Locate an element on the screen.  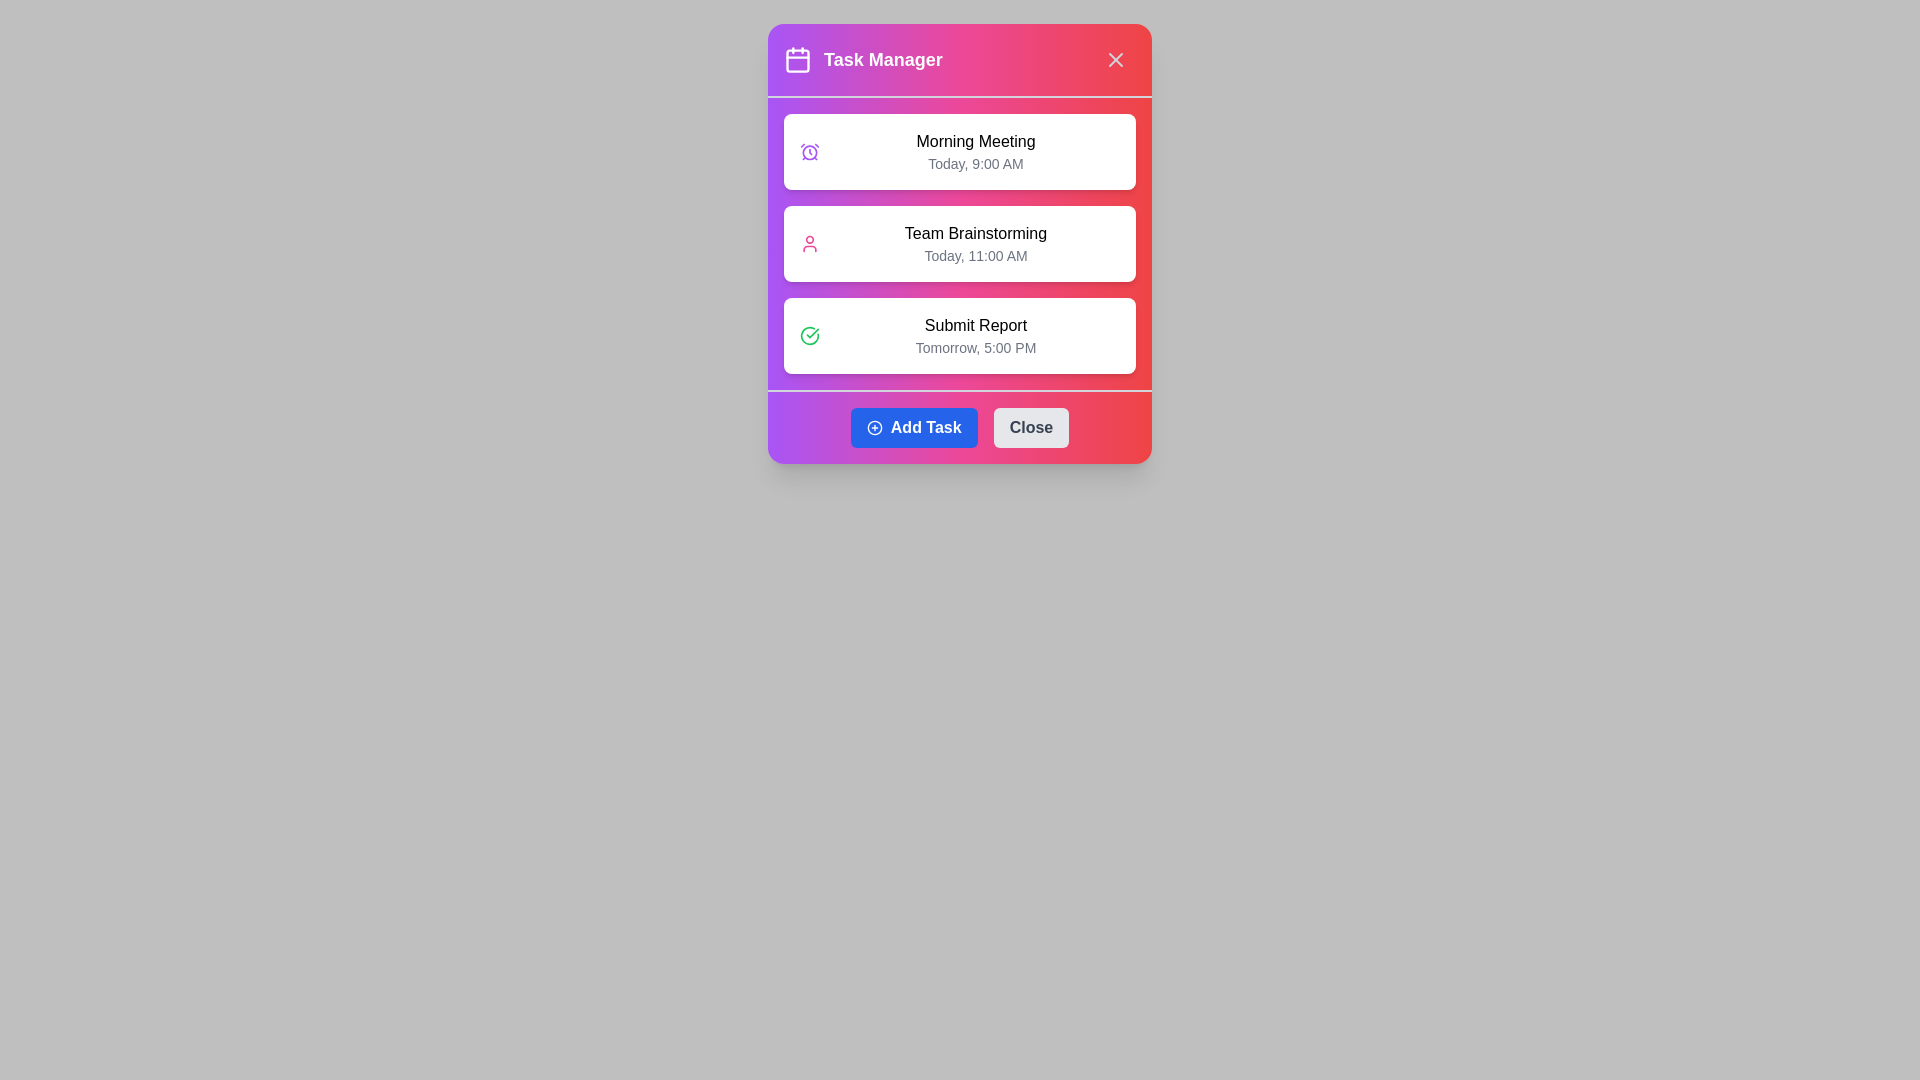
the 'Add Task' button, which is styled with rounded corners and has white text on a blue background, located in the bottom section of a modal dialog is located at coordinates (925, 427).